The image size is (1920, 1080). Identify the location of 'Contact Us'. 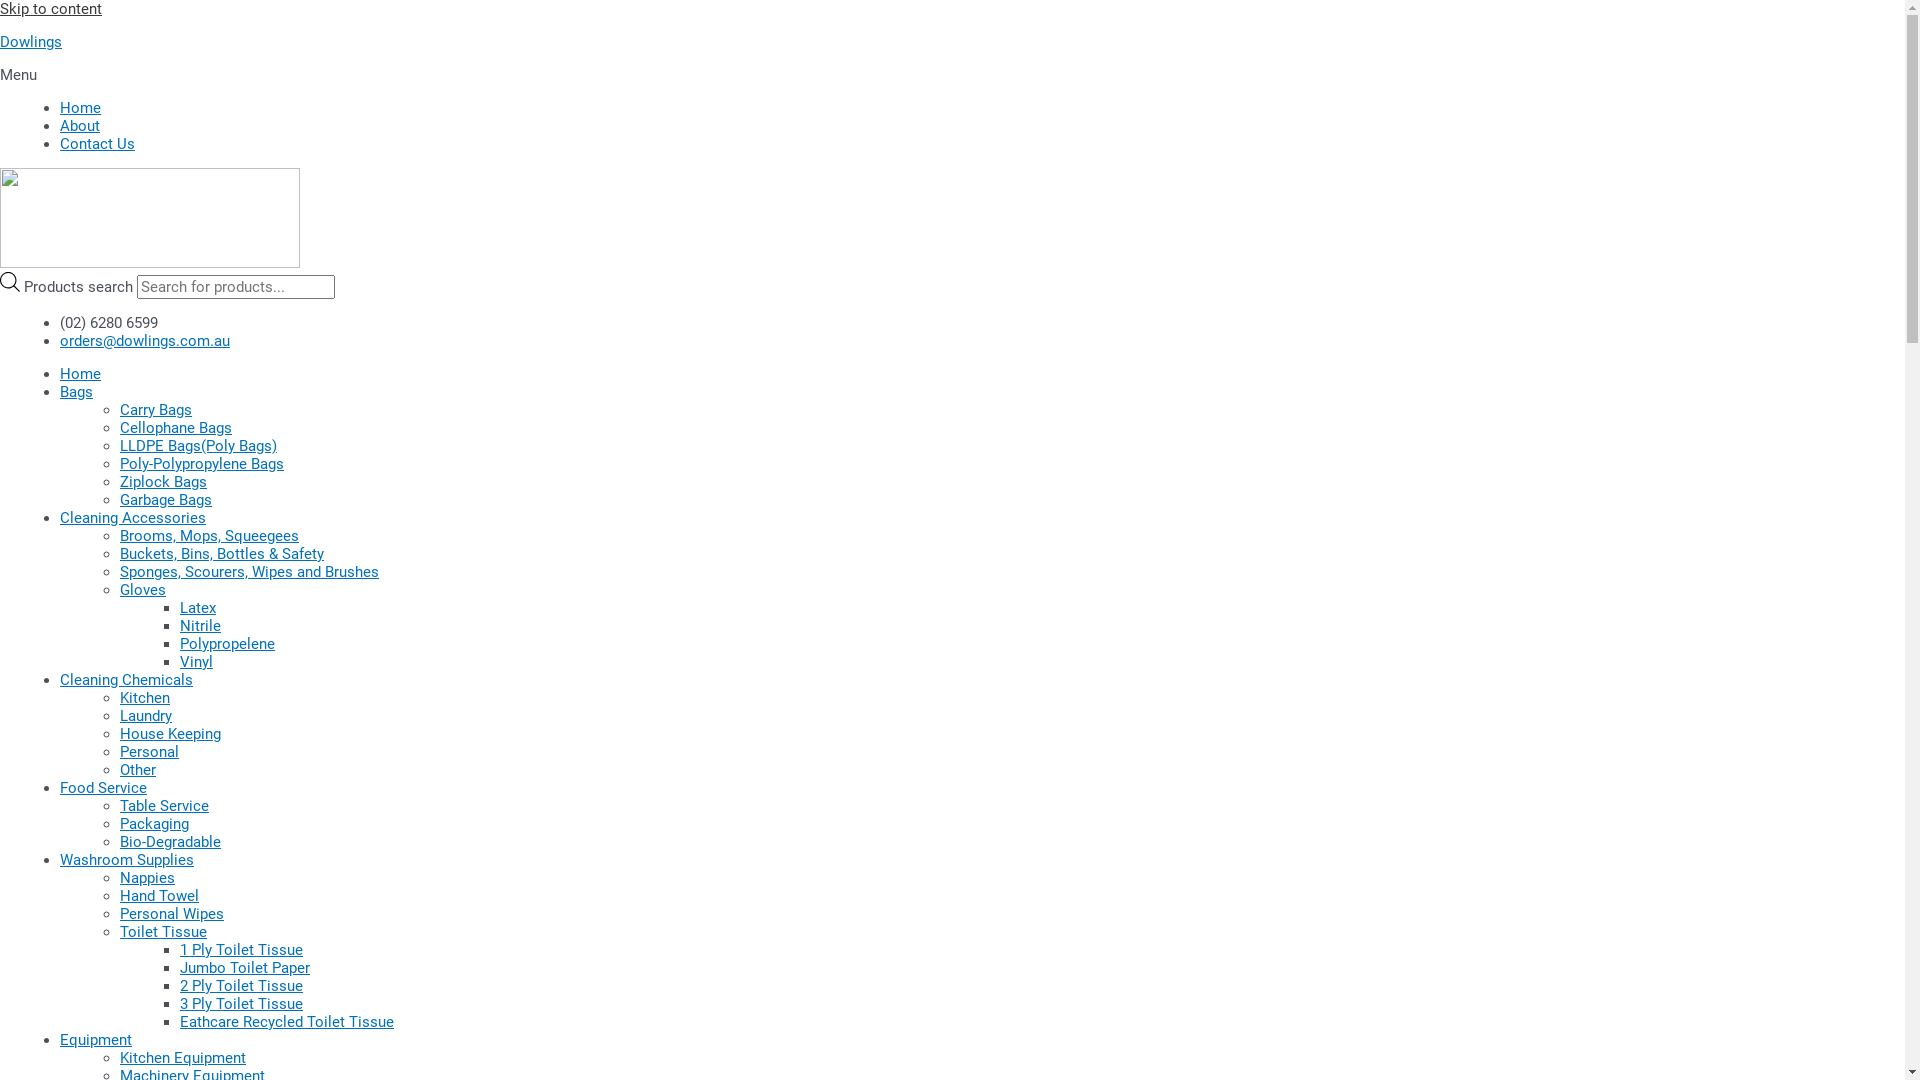
(59, 142).